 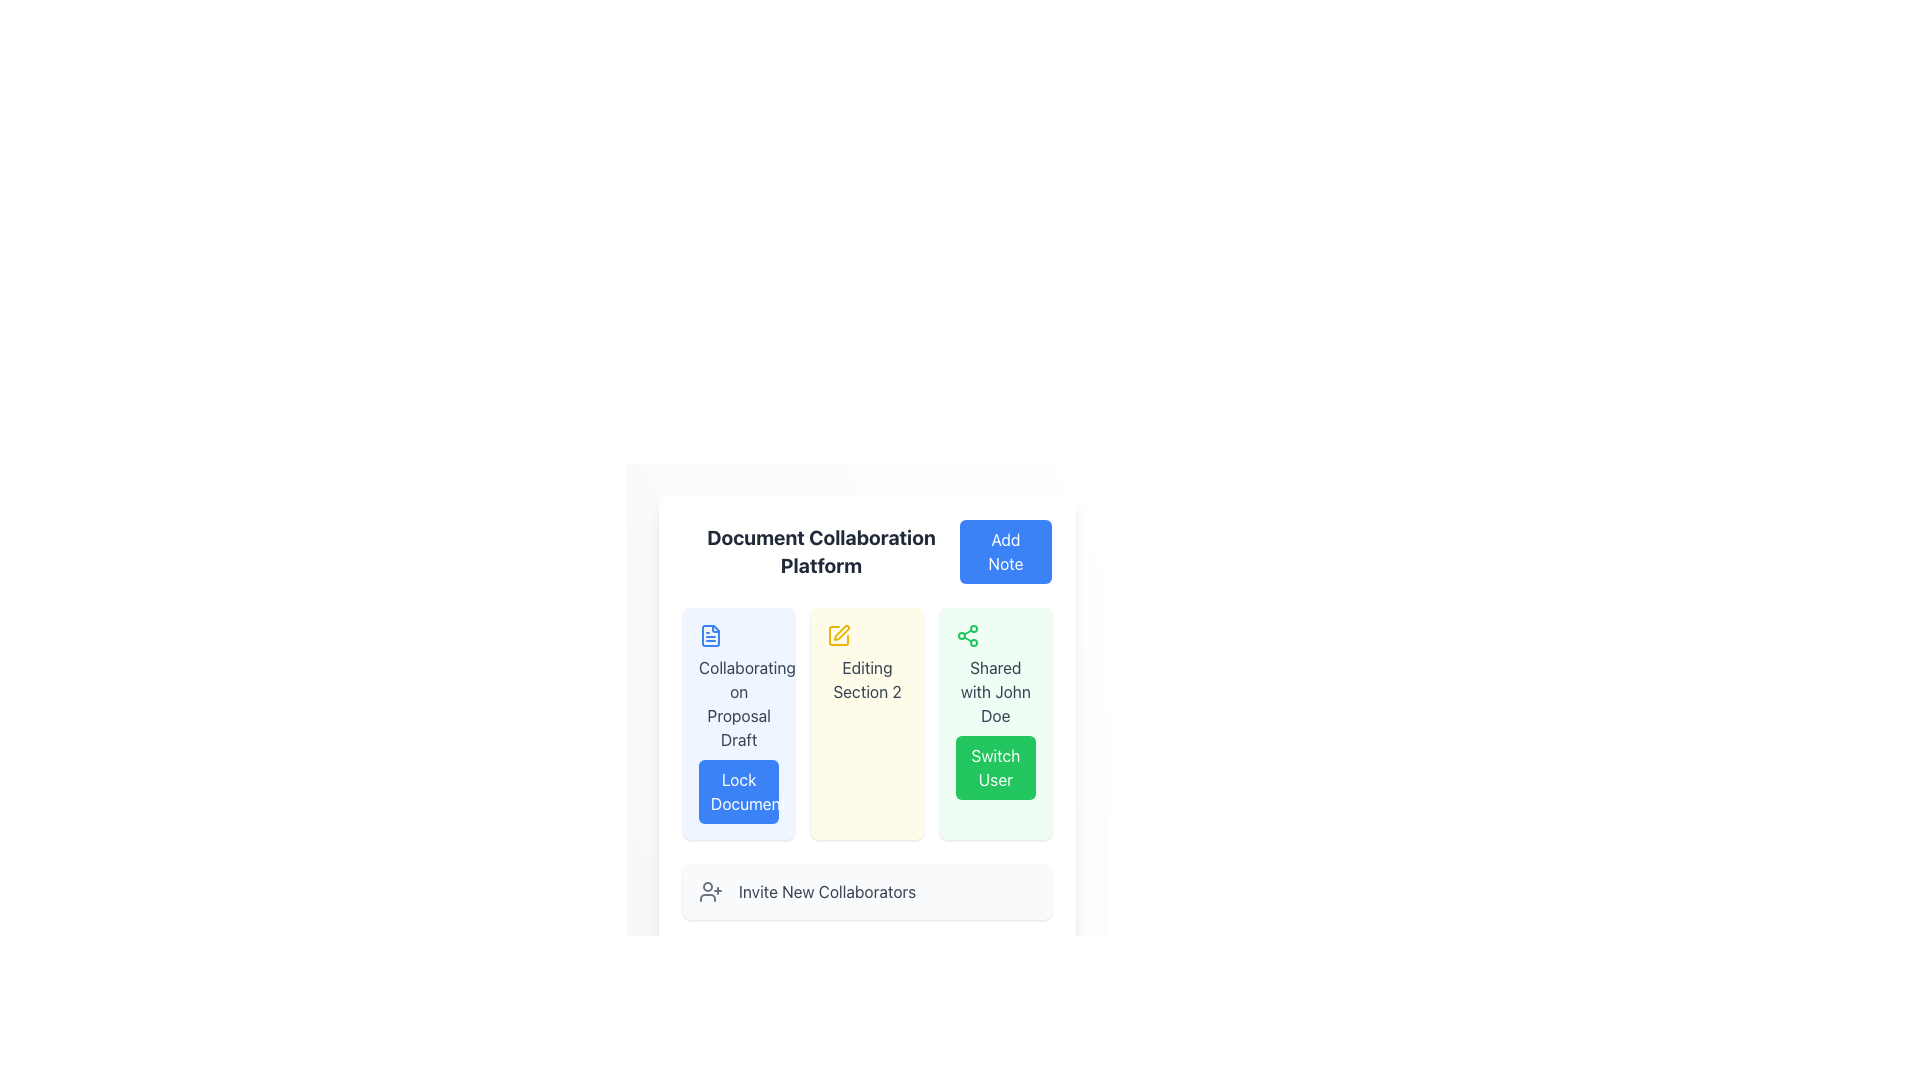 What do you see at coordinates (738, 790) in the screenshot?
I see `the button with a blue background and white text reading 'Lock Document' located in the card labeled 'Collaborating on Proposal Draft'` at bounding box center [738, 790].